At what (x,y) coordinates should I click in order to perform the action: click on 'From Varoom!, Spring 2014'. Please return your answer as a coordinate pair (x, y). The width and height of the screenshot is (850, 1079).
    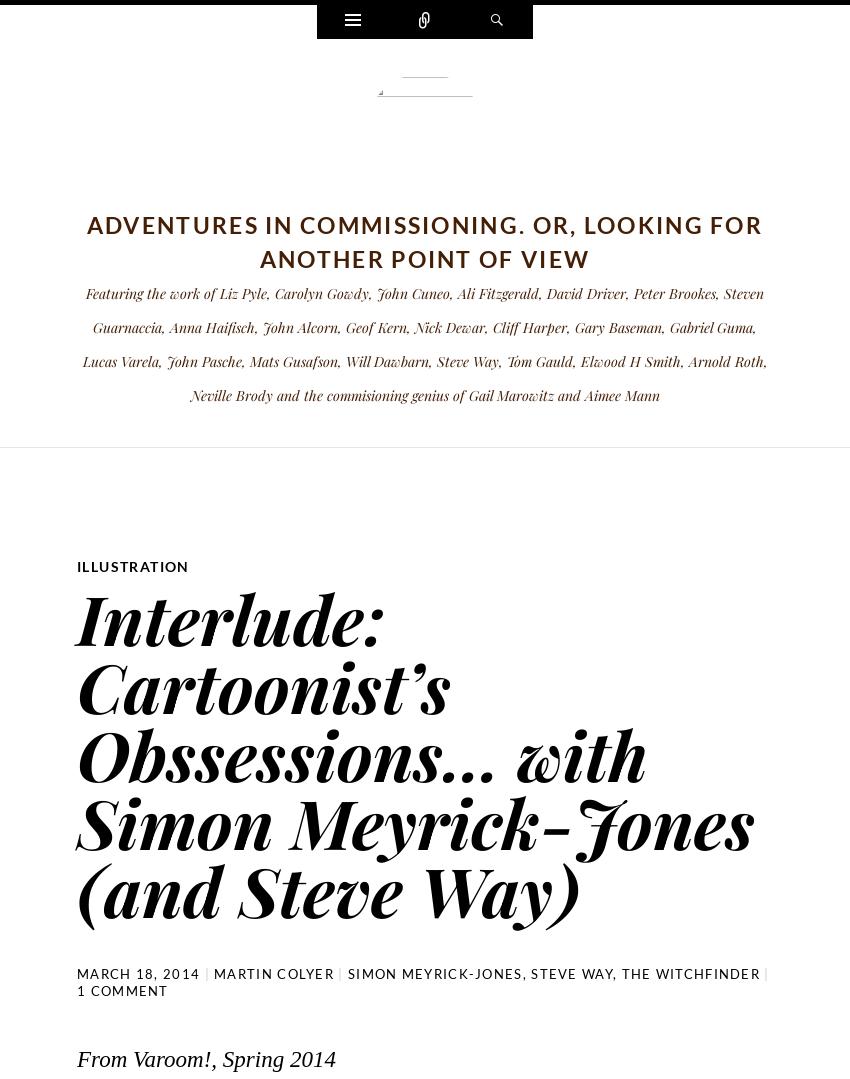
    Looking at the image, I should click on (205, 1057).